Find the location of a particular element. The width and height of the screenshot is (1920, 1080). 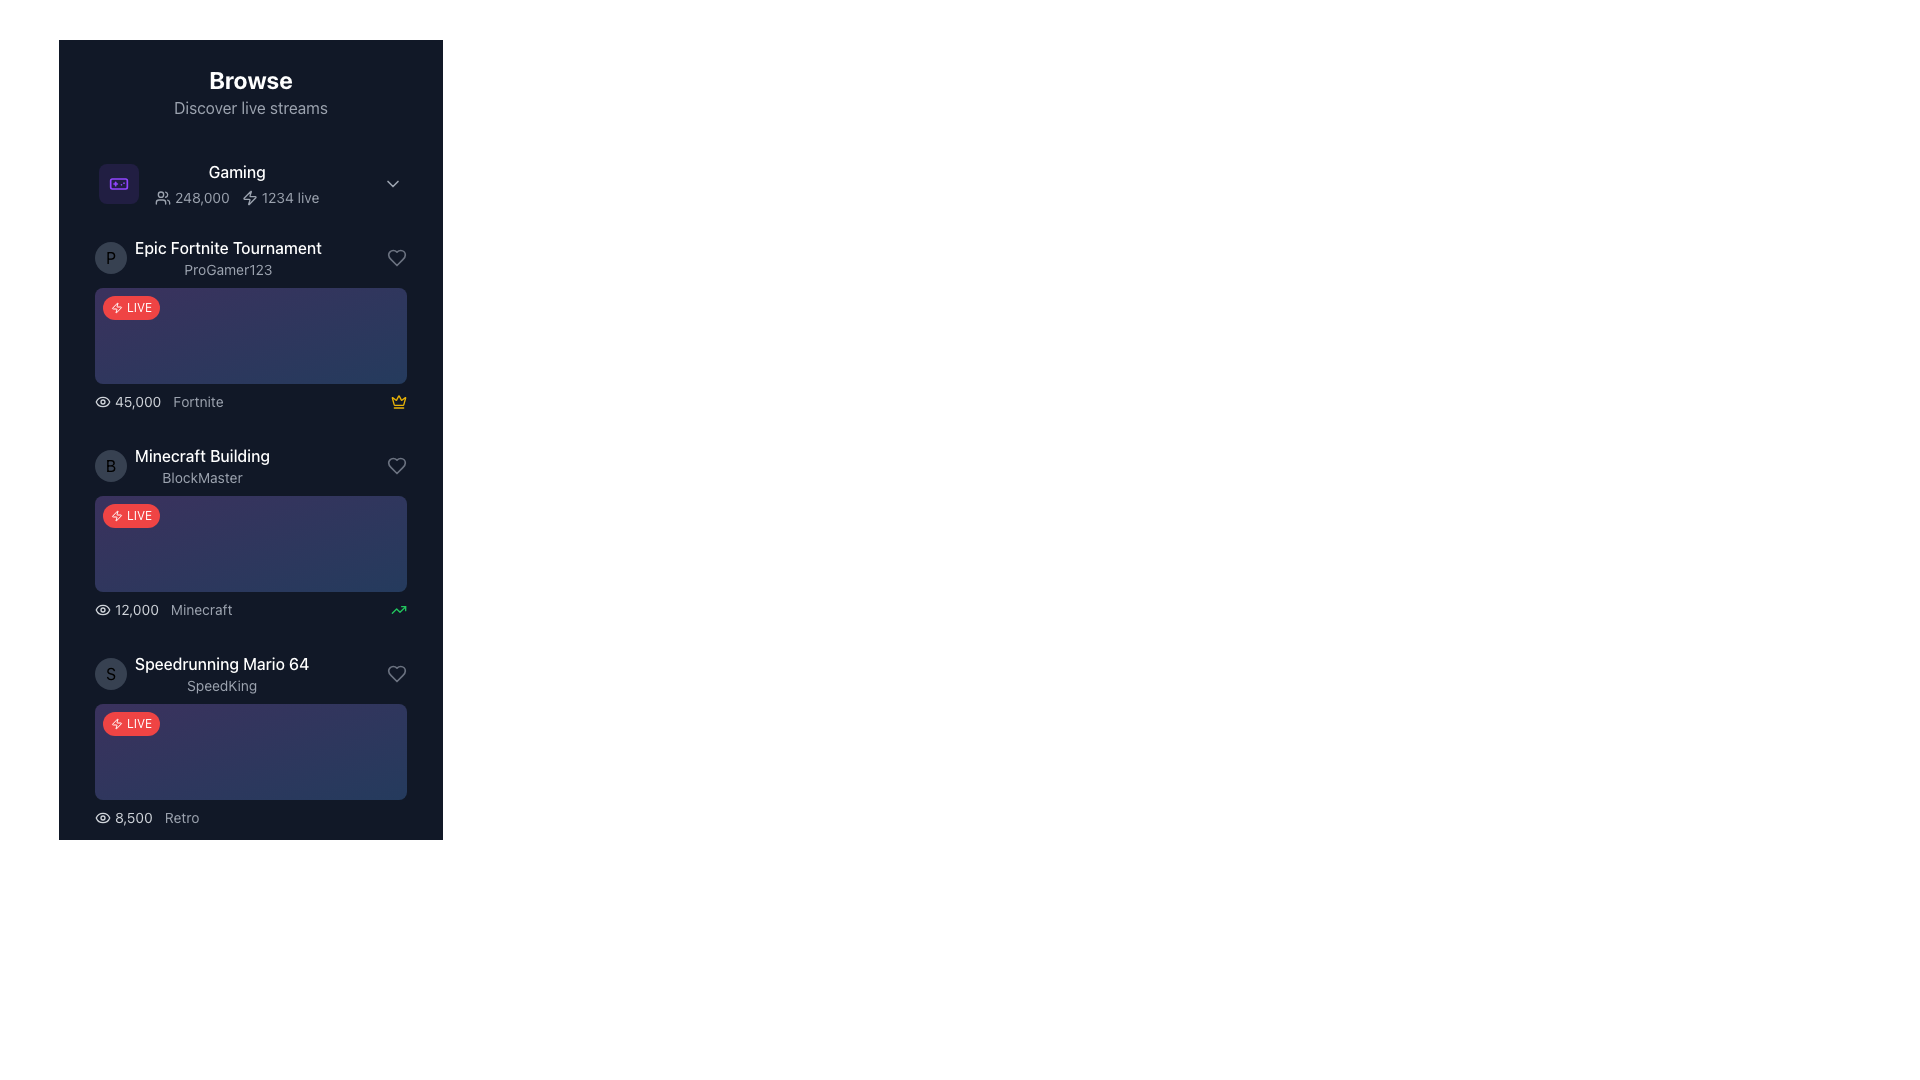

the text label displaying the number '45,000' styled in gray, which is located to the right of an eye icon in the Epic Fortnite Tournament details is located at coordinates (127, 401).